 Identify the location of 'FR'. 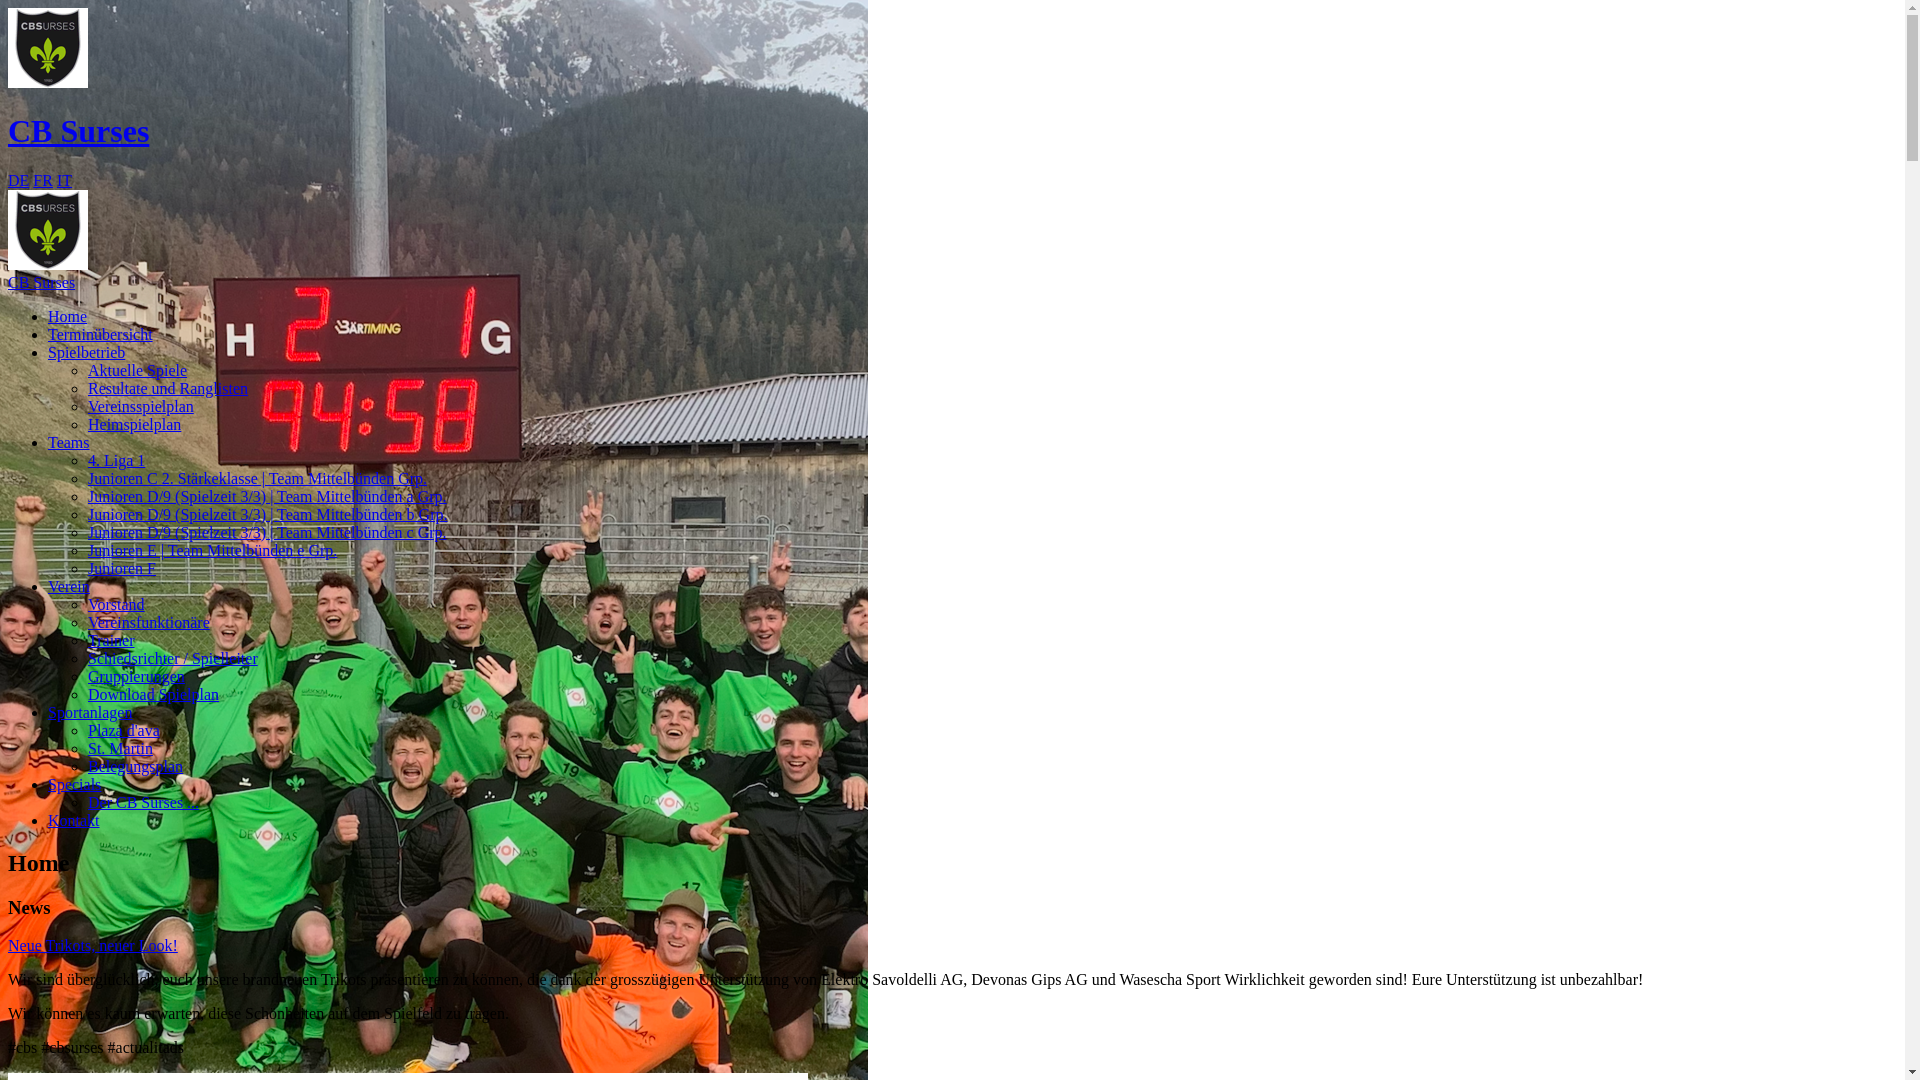
(43, 180).